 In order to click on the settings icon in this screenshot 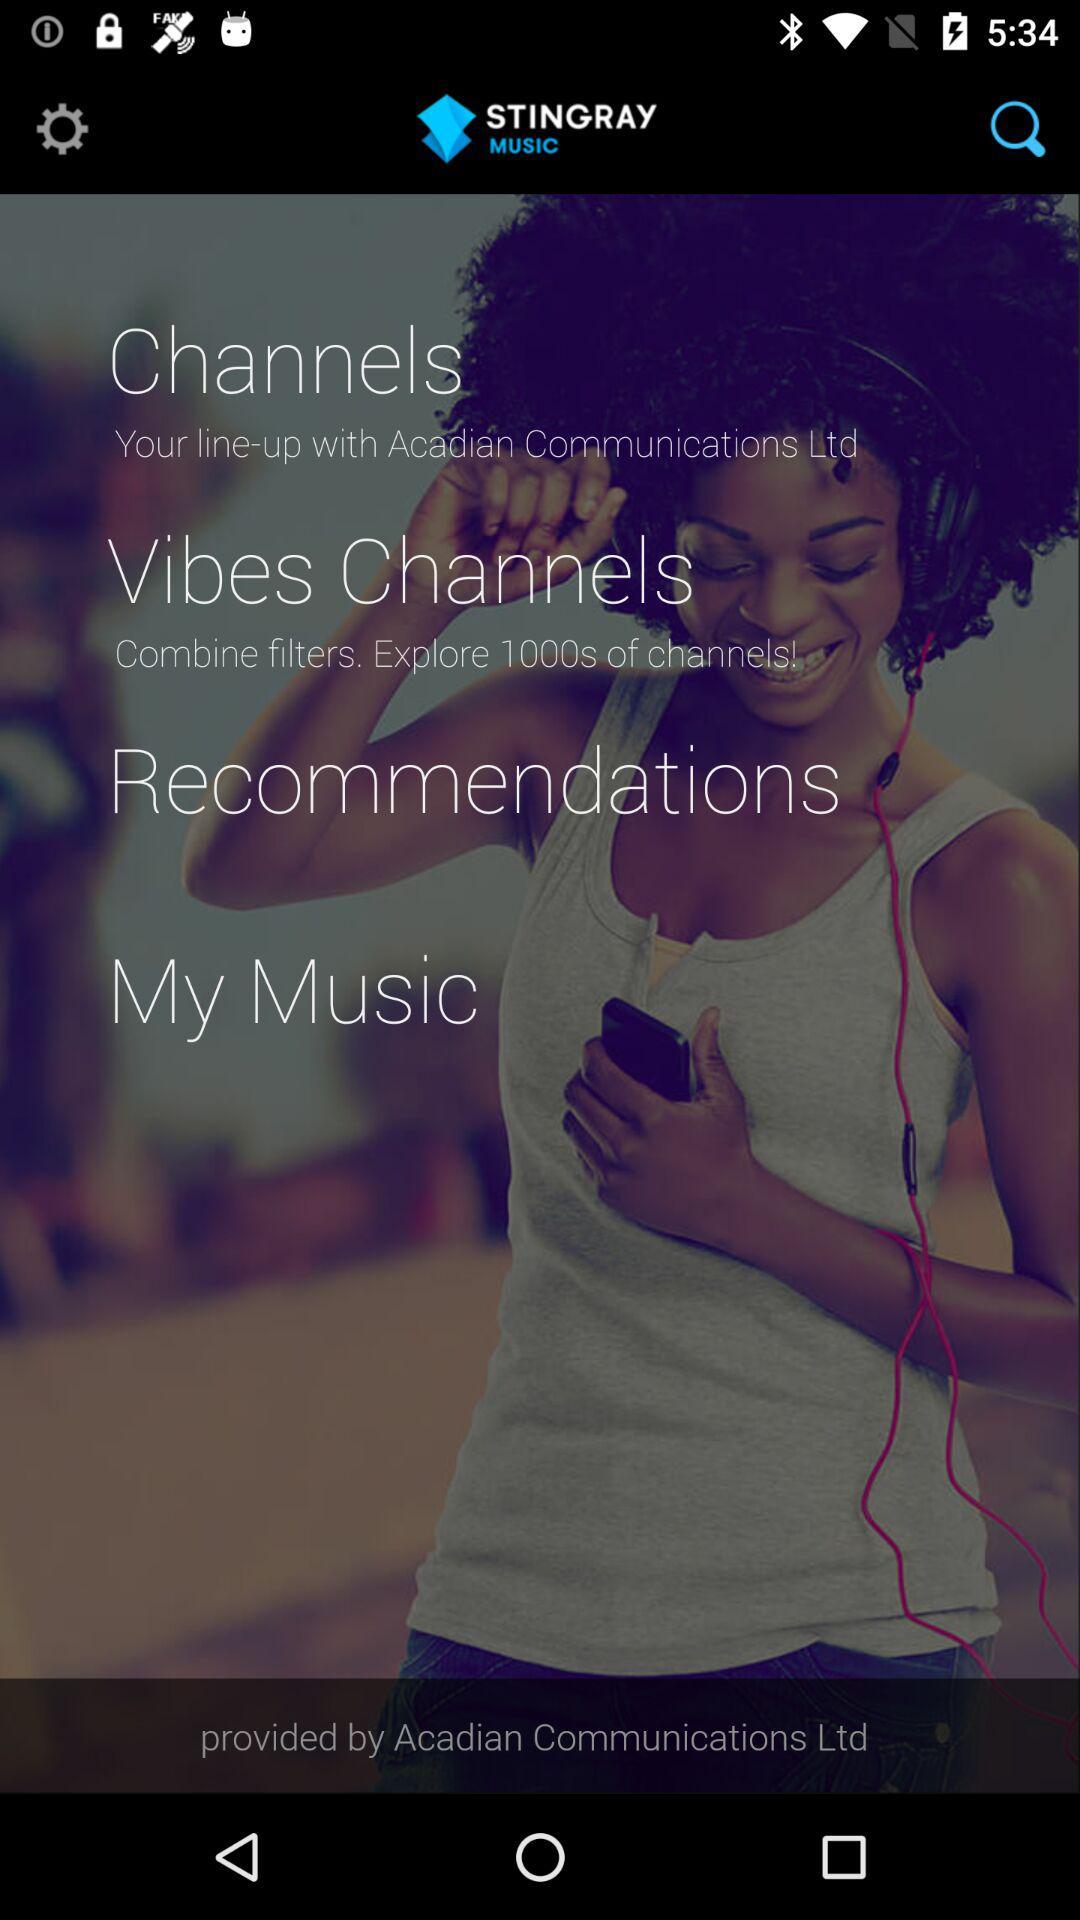, I will do `click(61, 127)`.